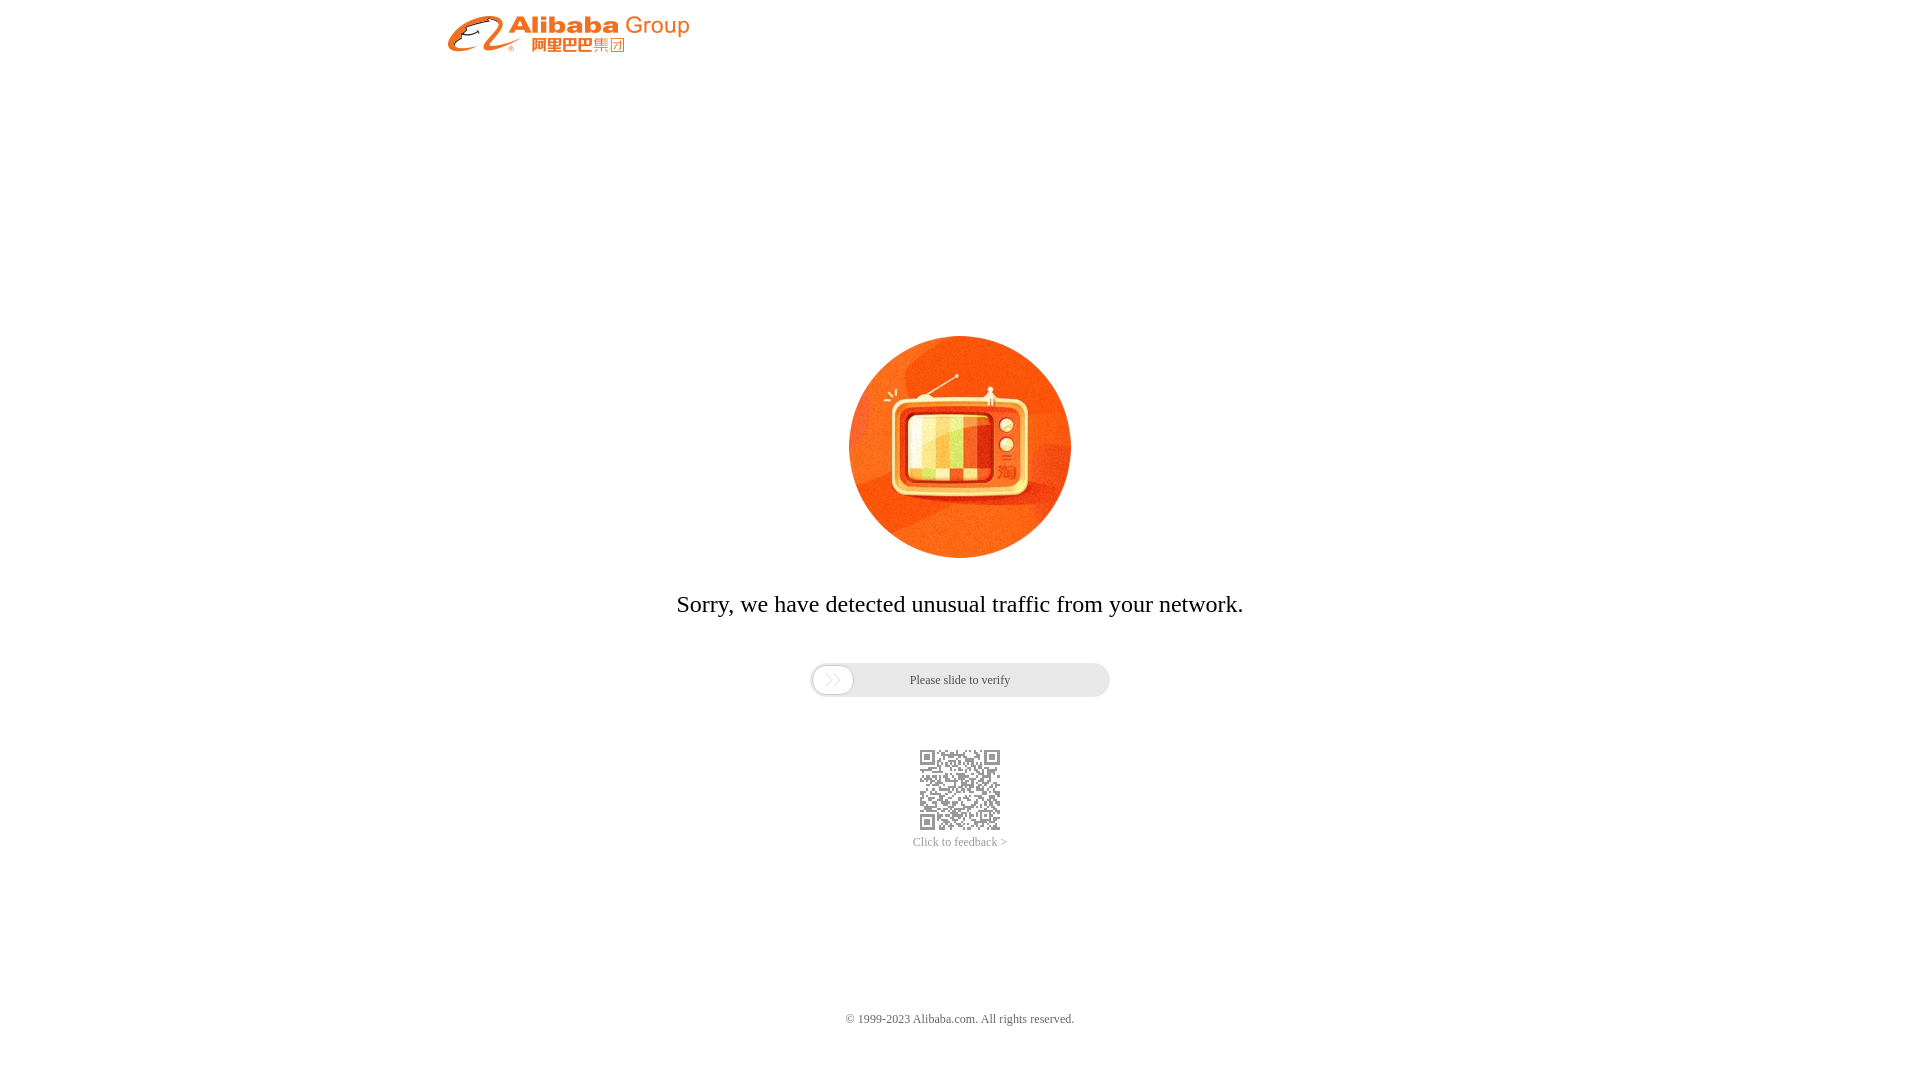  What do you see at coordinates (911, 842) in the screenshot?
I see `'Click to feedback >'` at bounding box center [911, 842].